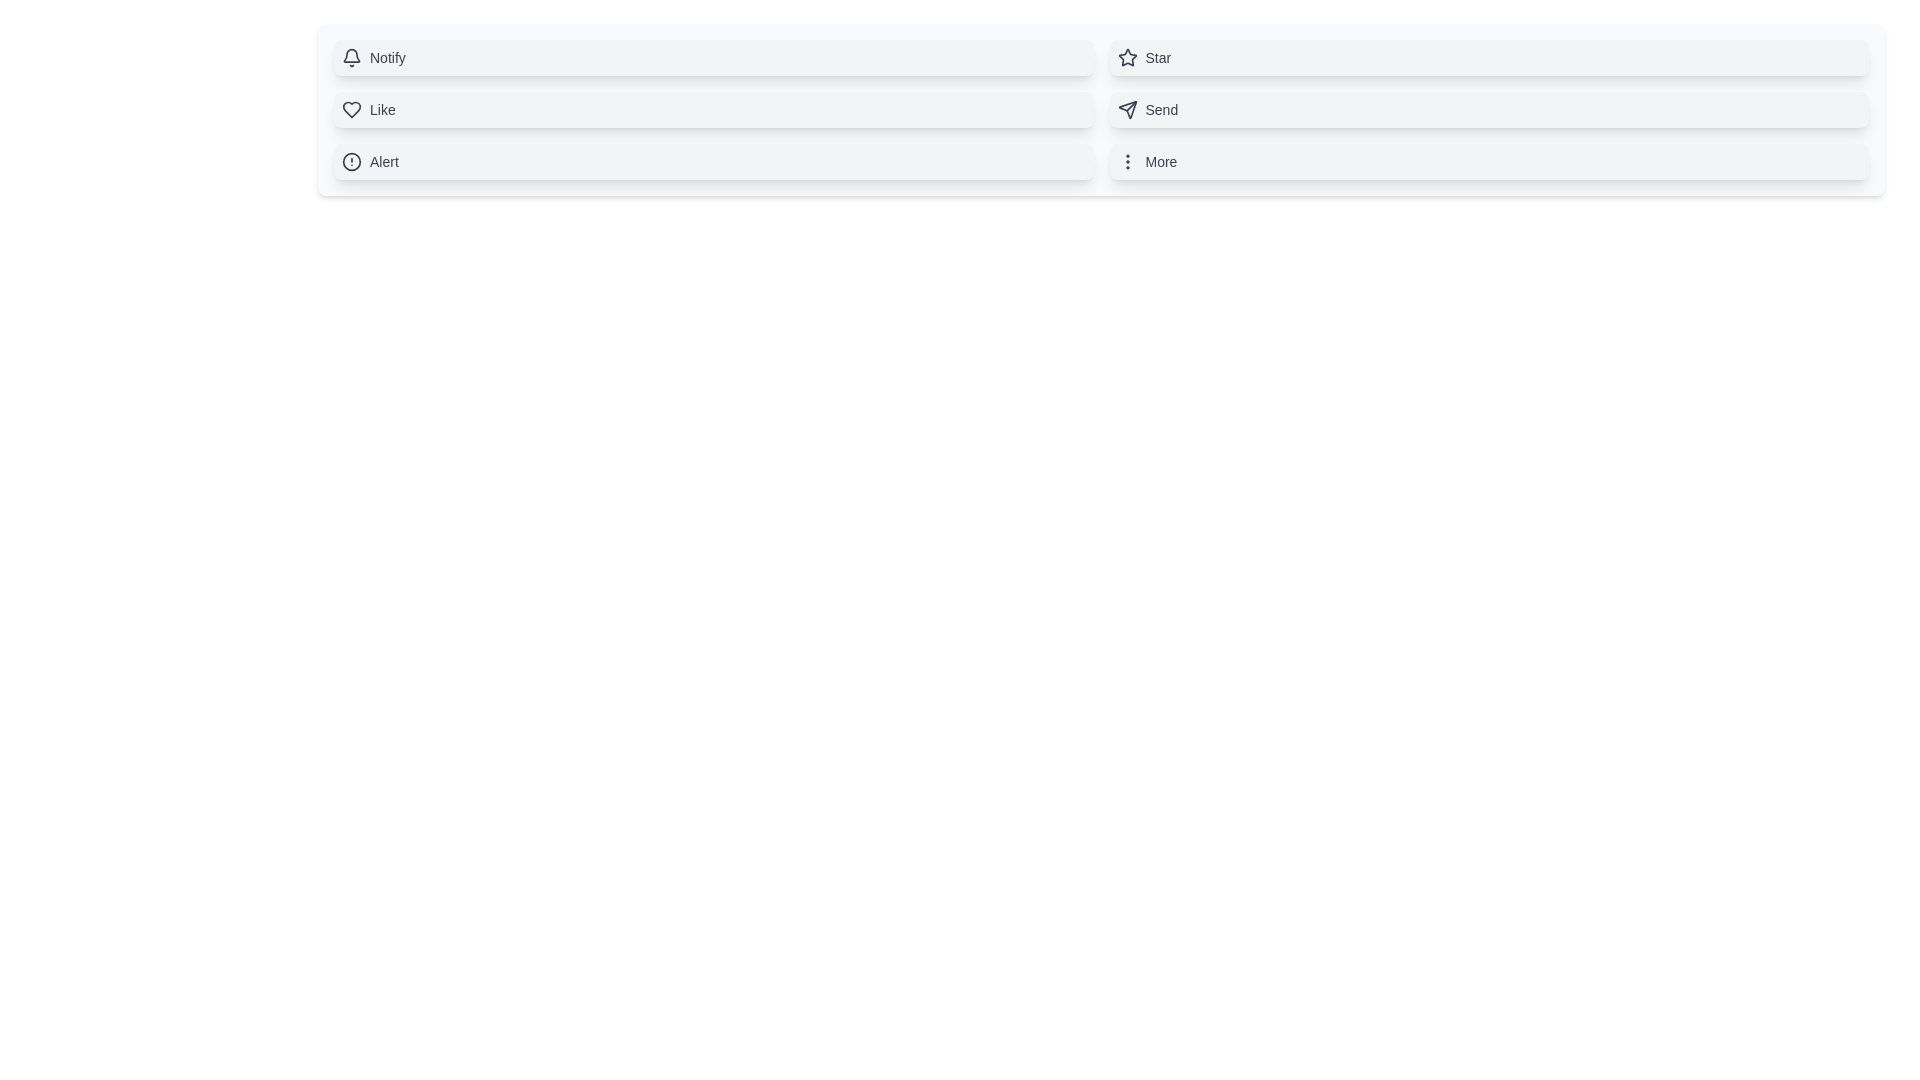  I want to click on the star icon located at the upper-right area of the interface, inside the button labeled 'Star' in the first row of the right column, so click(1127, 56).